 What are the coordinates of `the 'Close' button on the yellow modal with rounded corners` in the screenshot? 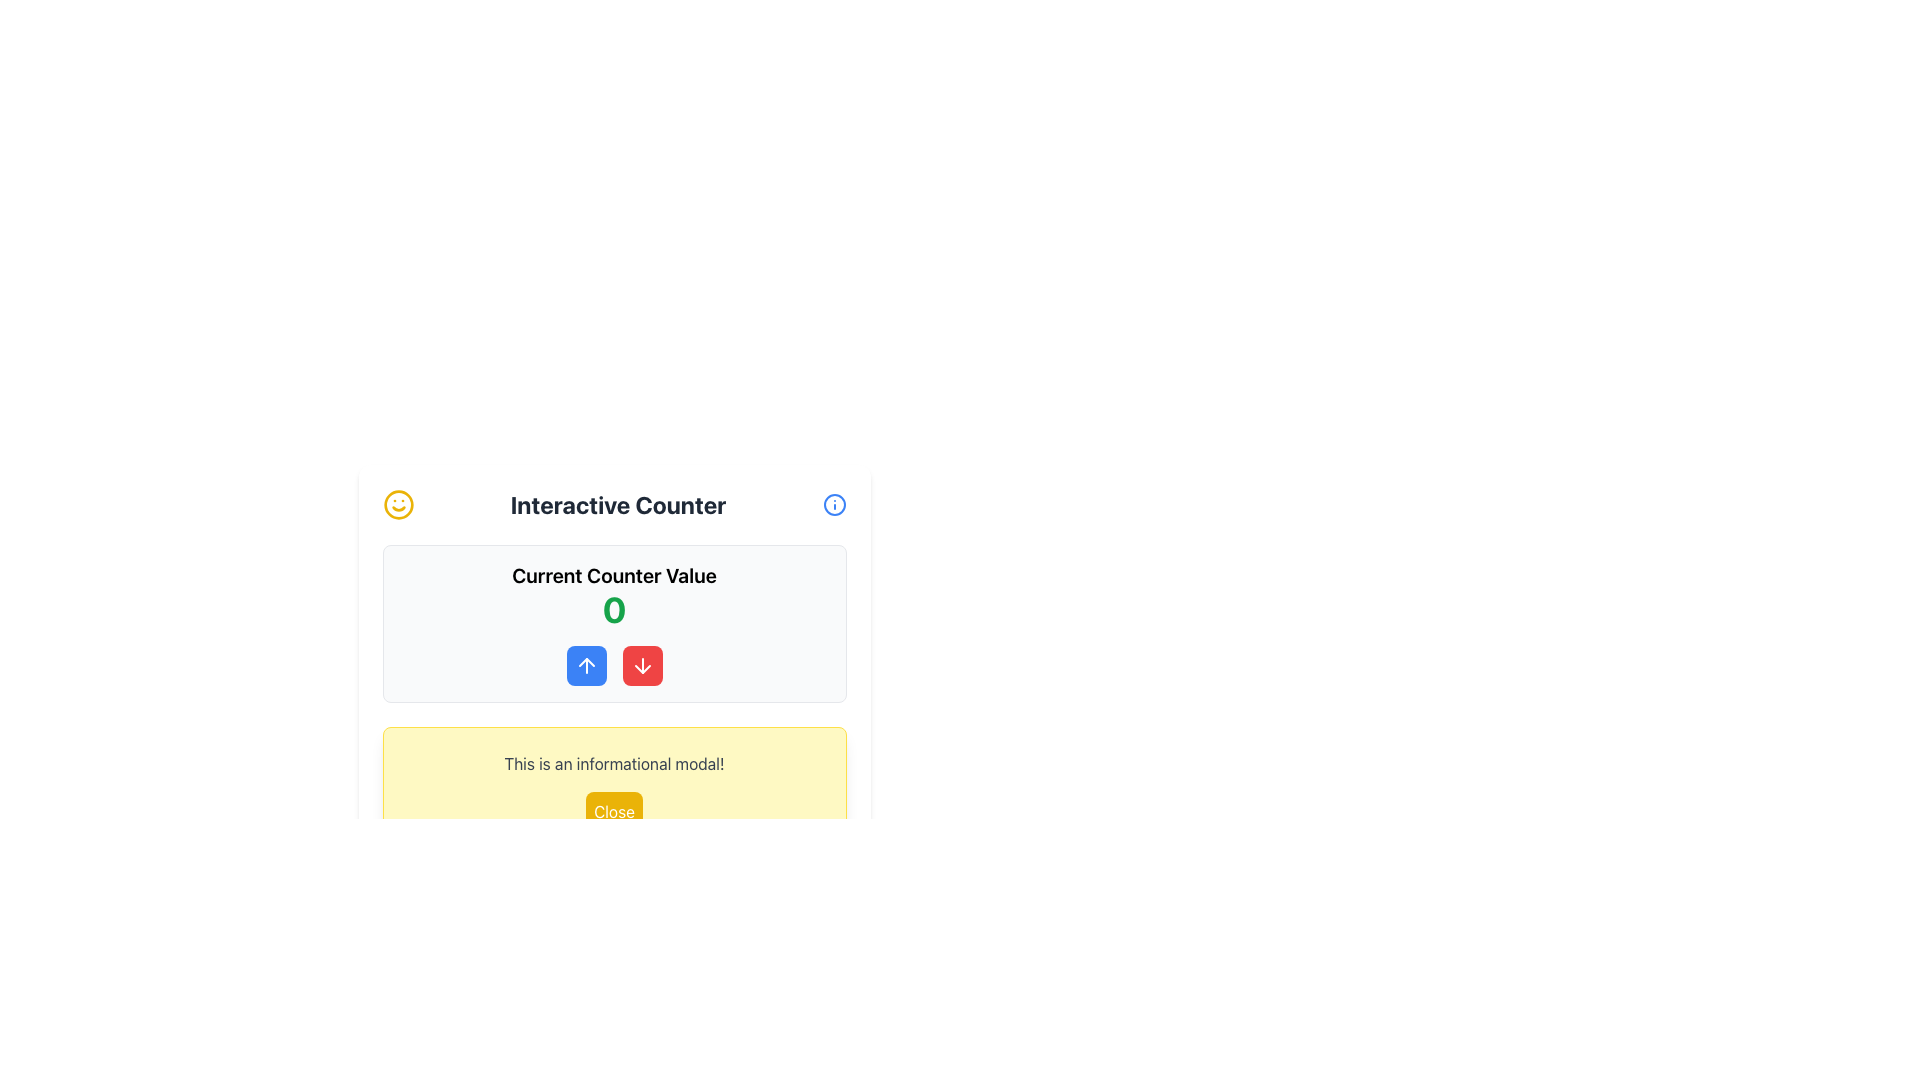 It's located at (613, 790).